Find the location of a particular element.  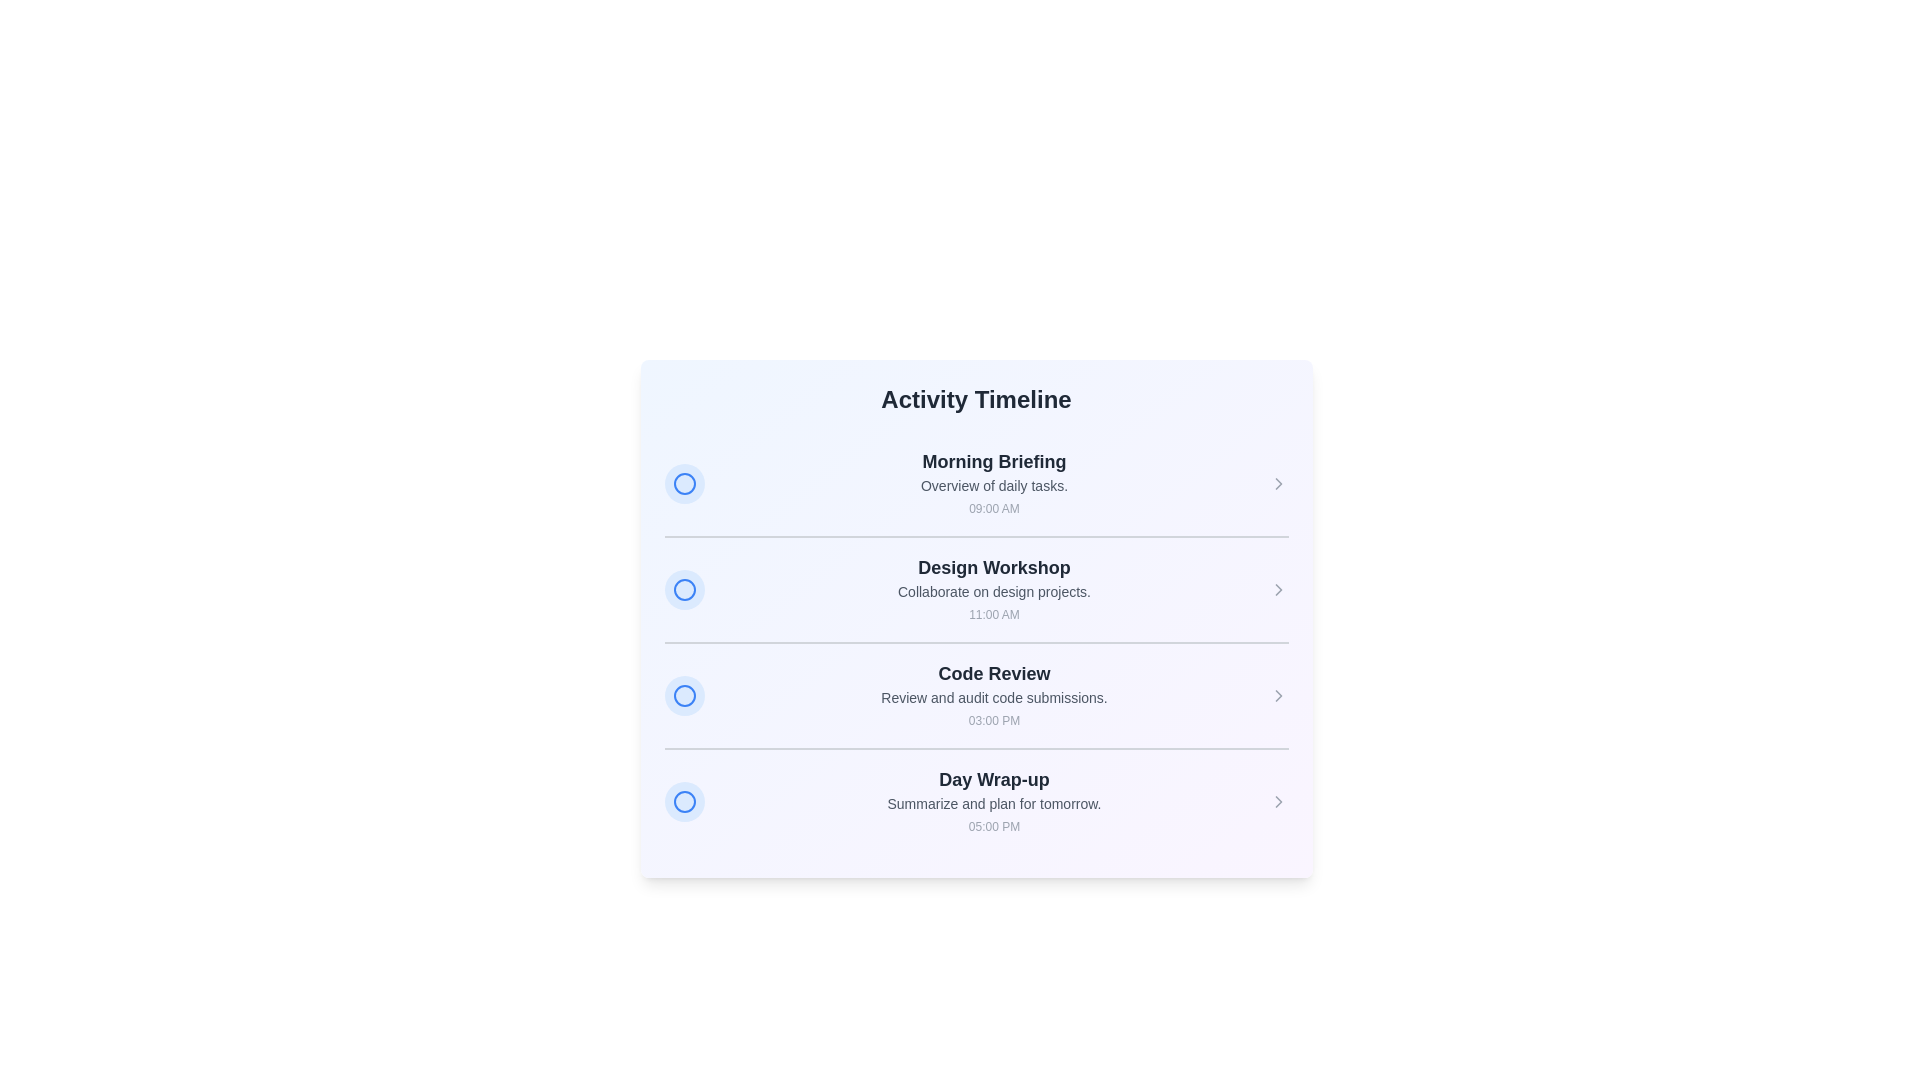

the text label indicating the scheduled time for the 'Morning Briefing' activity, which displays '09:00 AM' and is positioned in the bottom-right part of the 'Morning Briefing' section is located at coordinates (994, 508).